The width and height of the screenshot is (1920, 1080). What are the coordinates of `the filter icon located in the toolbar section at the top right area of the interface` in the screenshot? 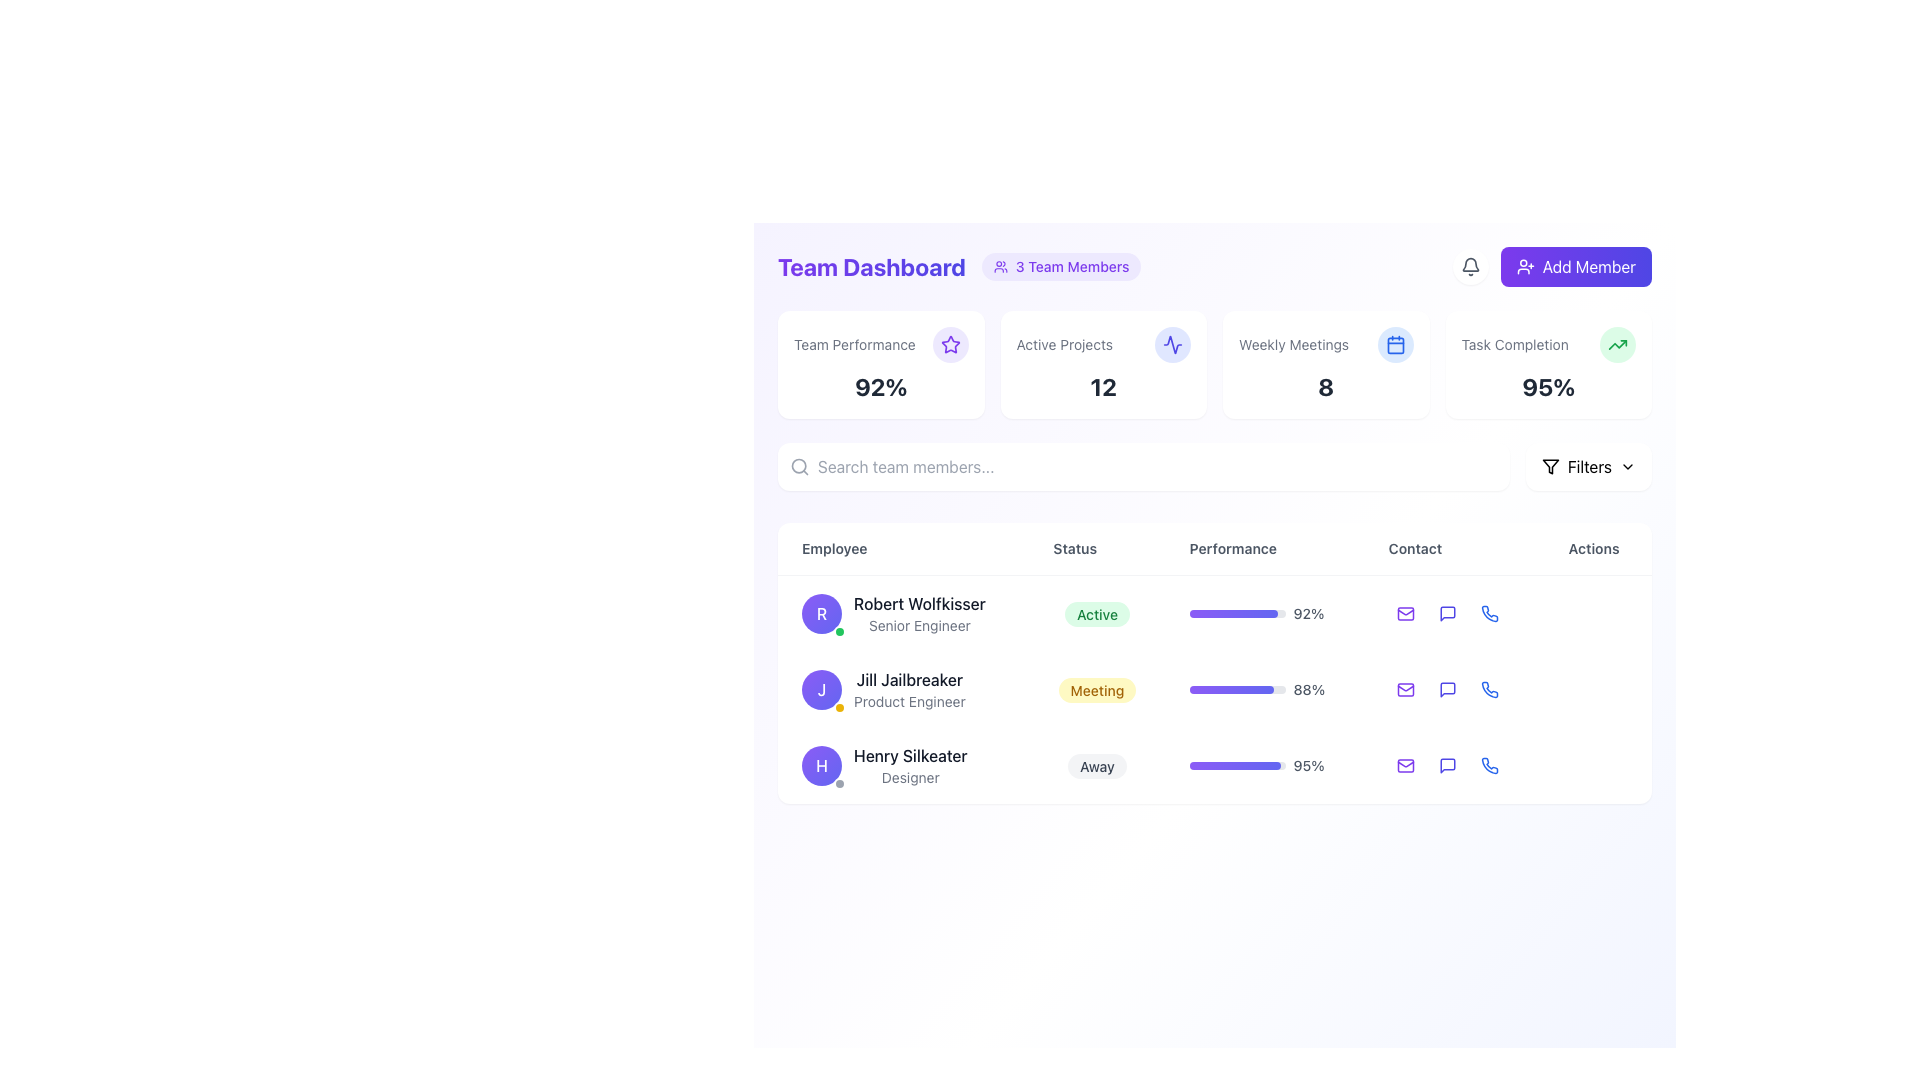 It's located at (1549, 466).